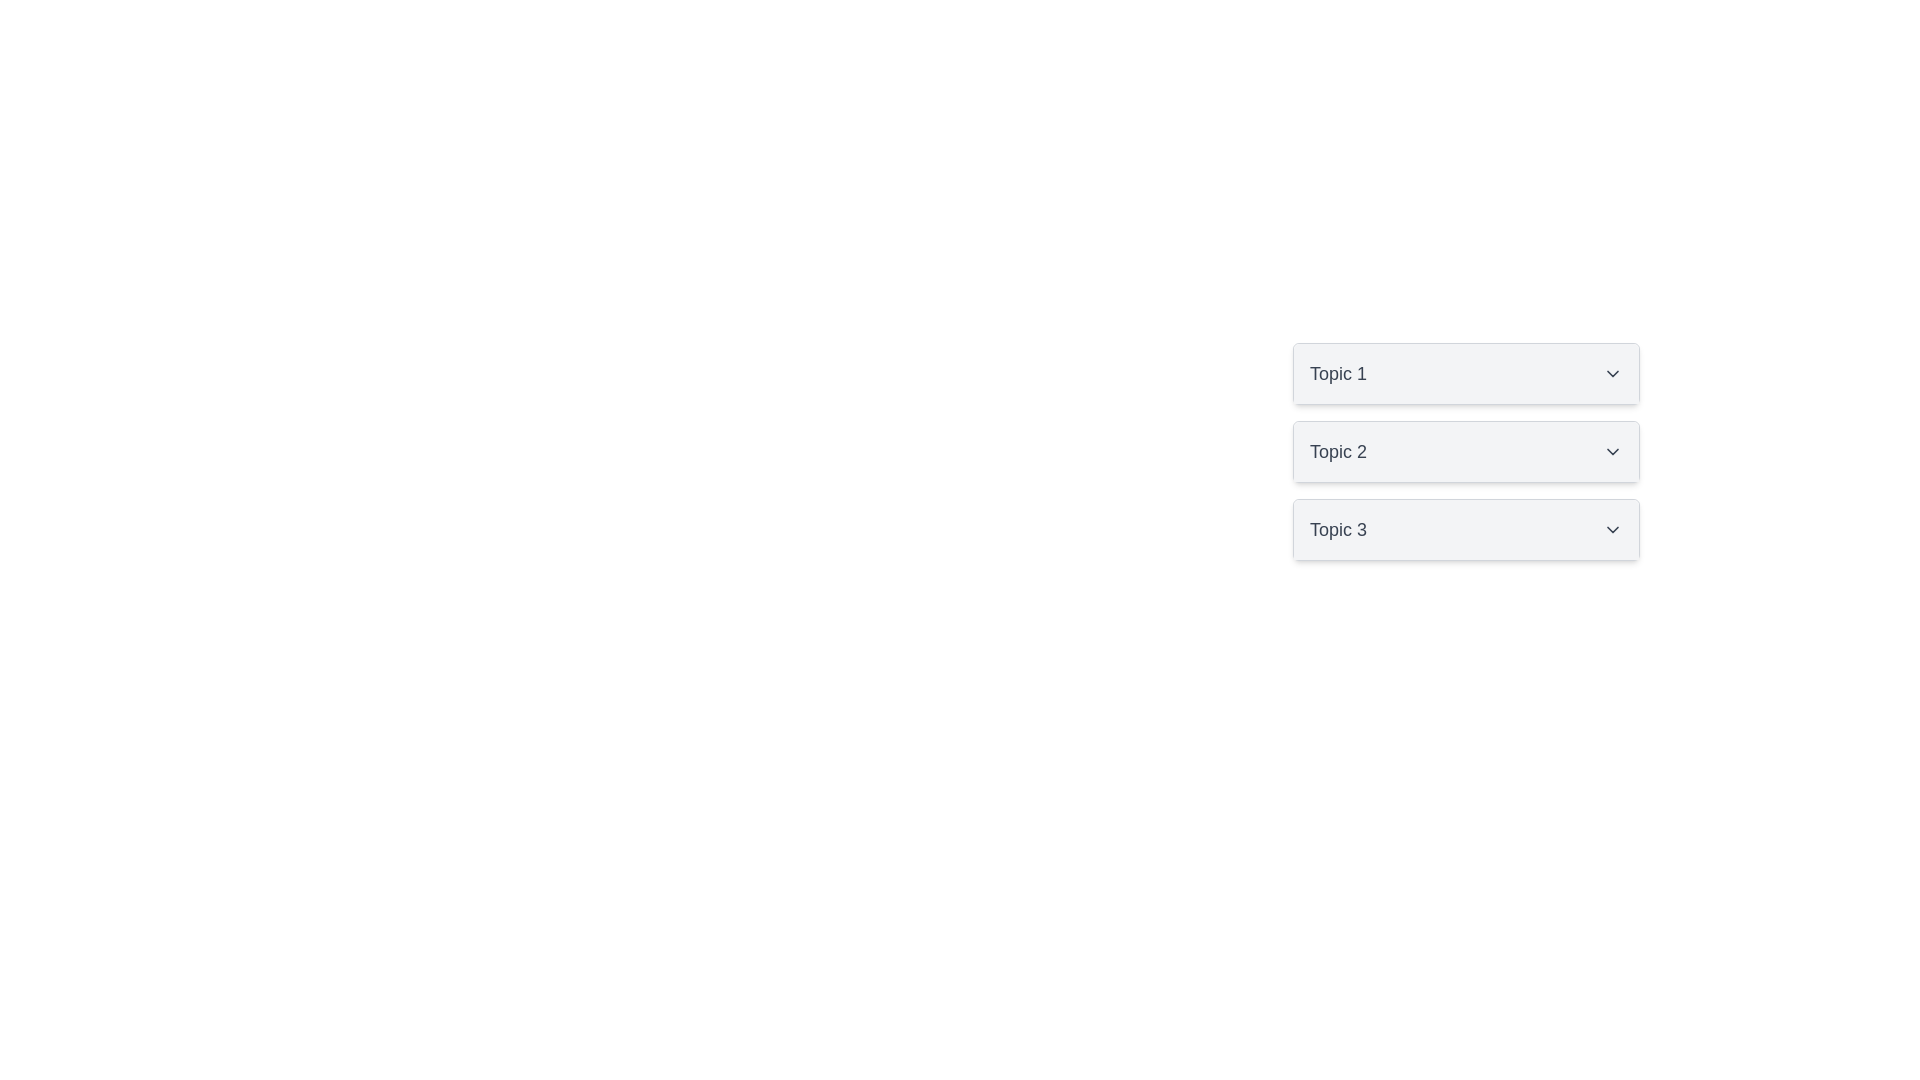 The height and width of the screenshot is (1080, 1920). I want to click on the title text of the first collapsible panel, so click(1338, 374).